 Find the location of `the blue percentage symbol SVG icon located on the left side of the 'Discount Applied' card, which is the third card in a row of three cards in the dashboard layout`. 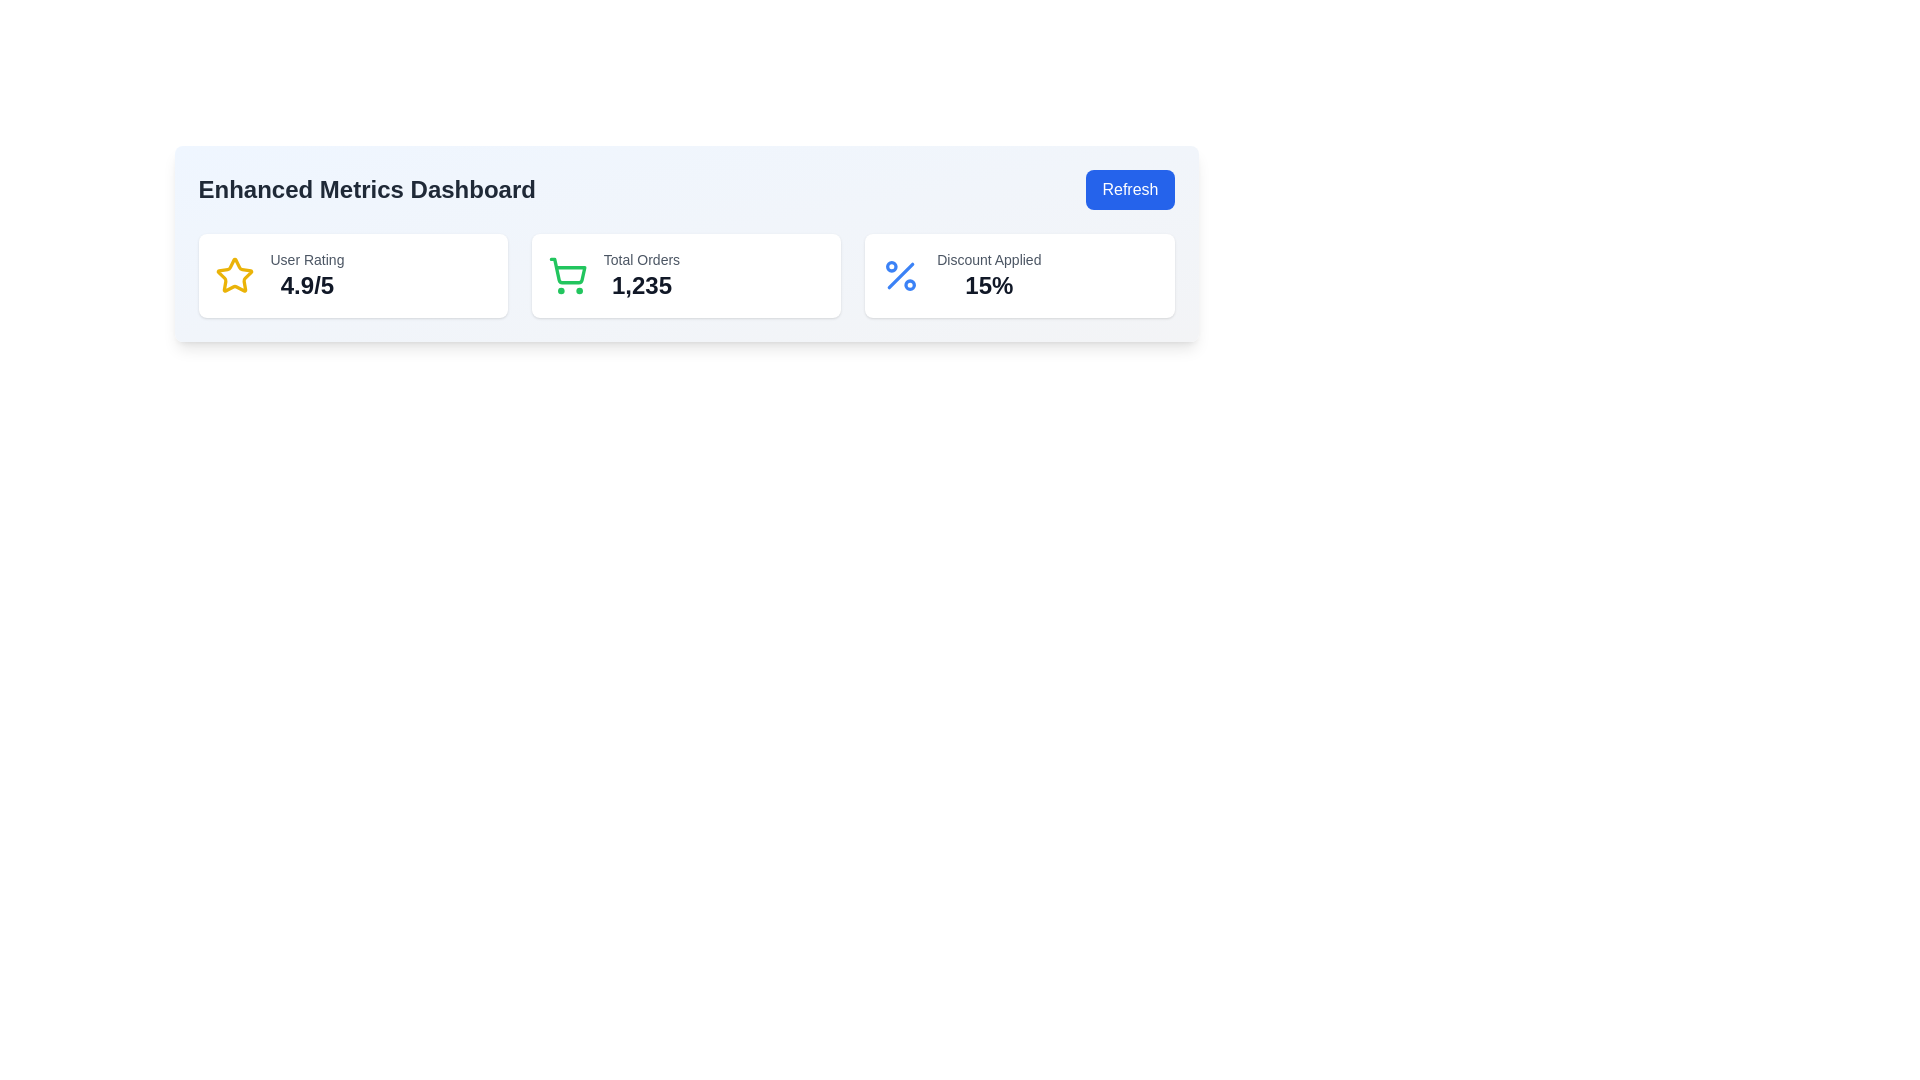

the blue percentage symbol SVG icon located on the left side of the 'Discount Applied' card, which is the third card in a row of three cards in the dashboard layout is located at coordinates (900, 276).